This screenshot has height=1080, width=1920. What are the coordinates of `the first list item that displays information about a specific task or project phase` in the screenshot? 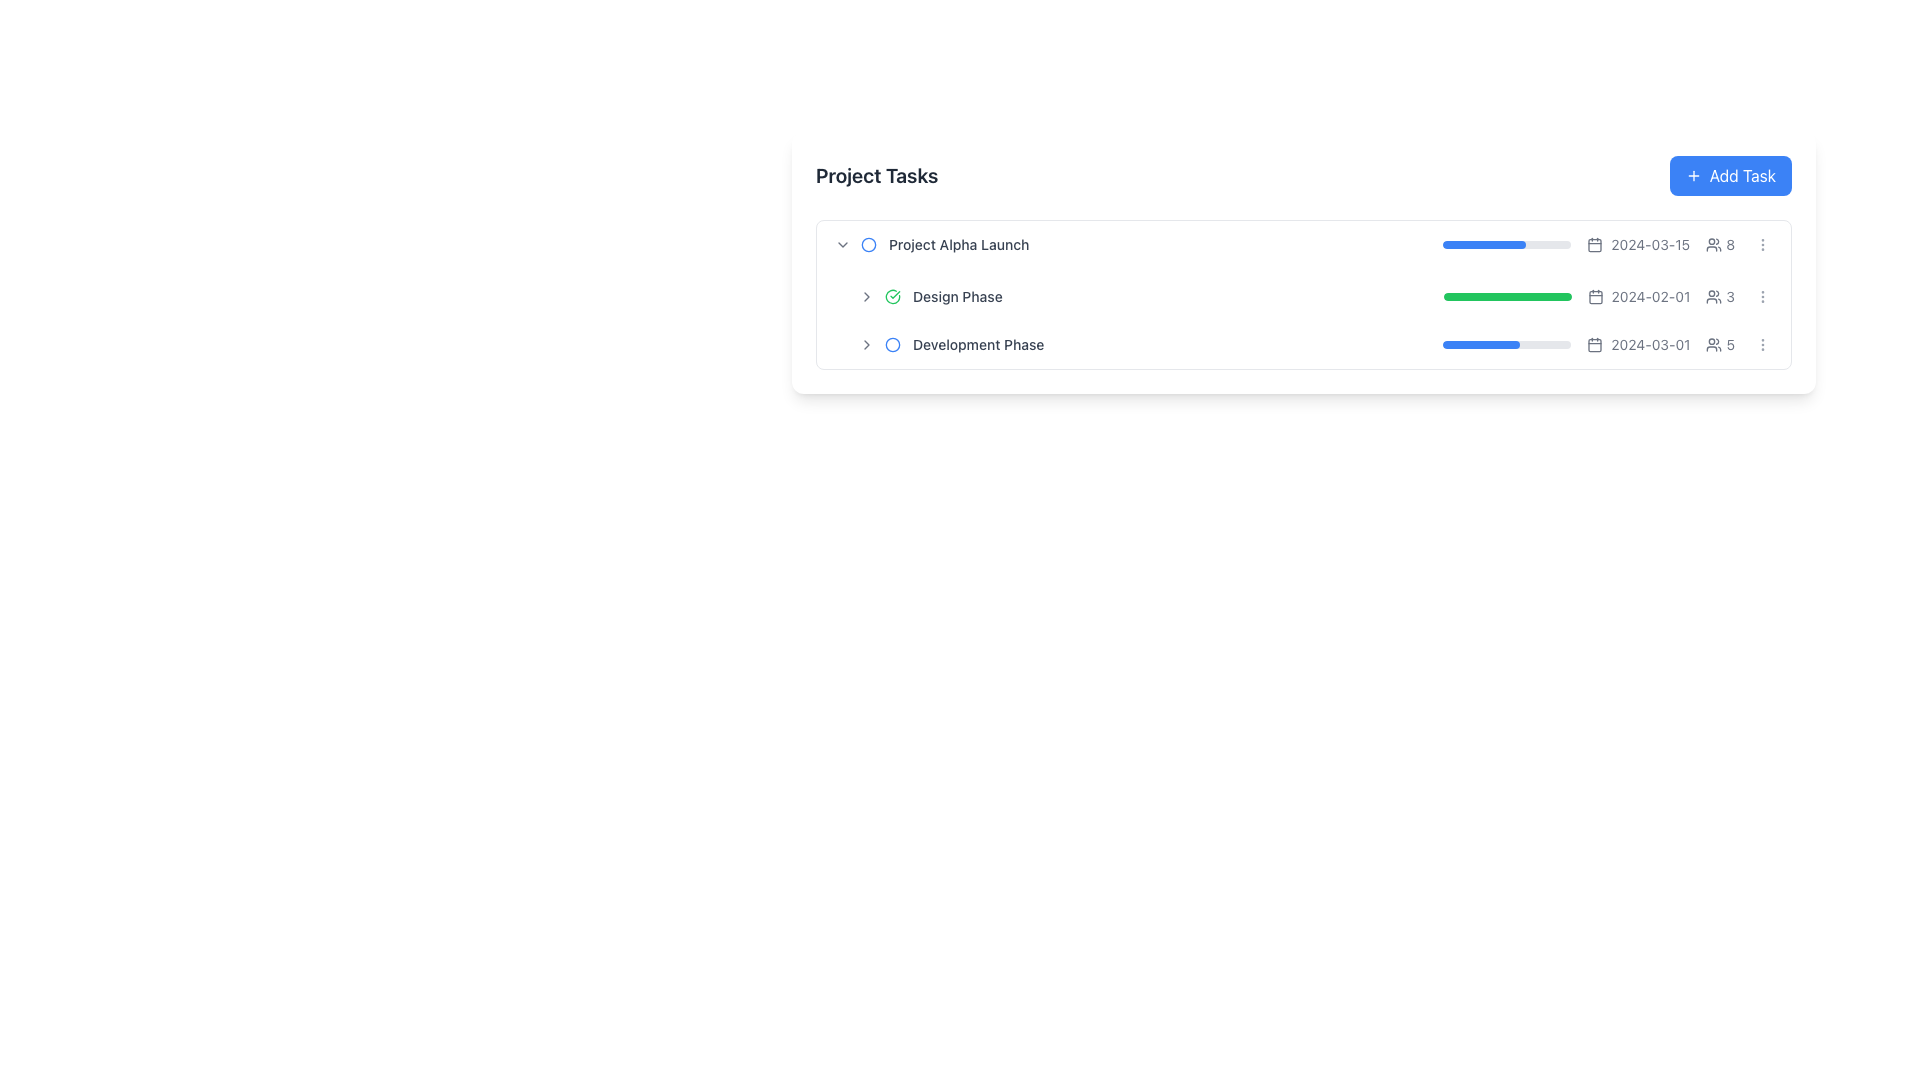 It's located at (1304, 244).